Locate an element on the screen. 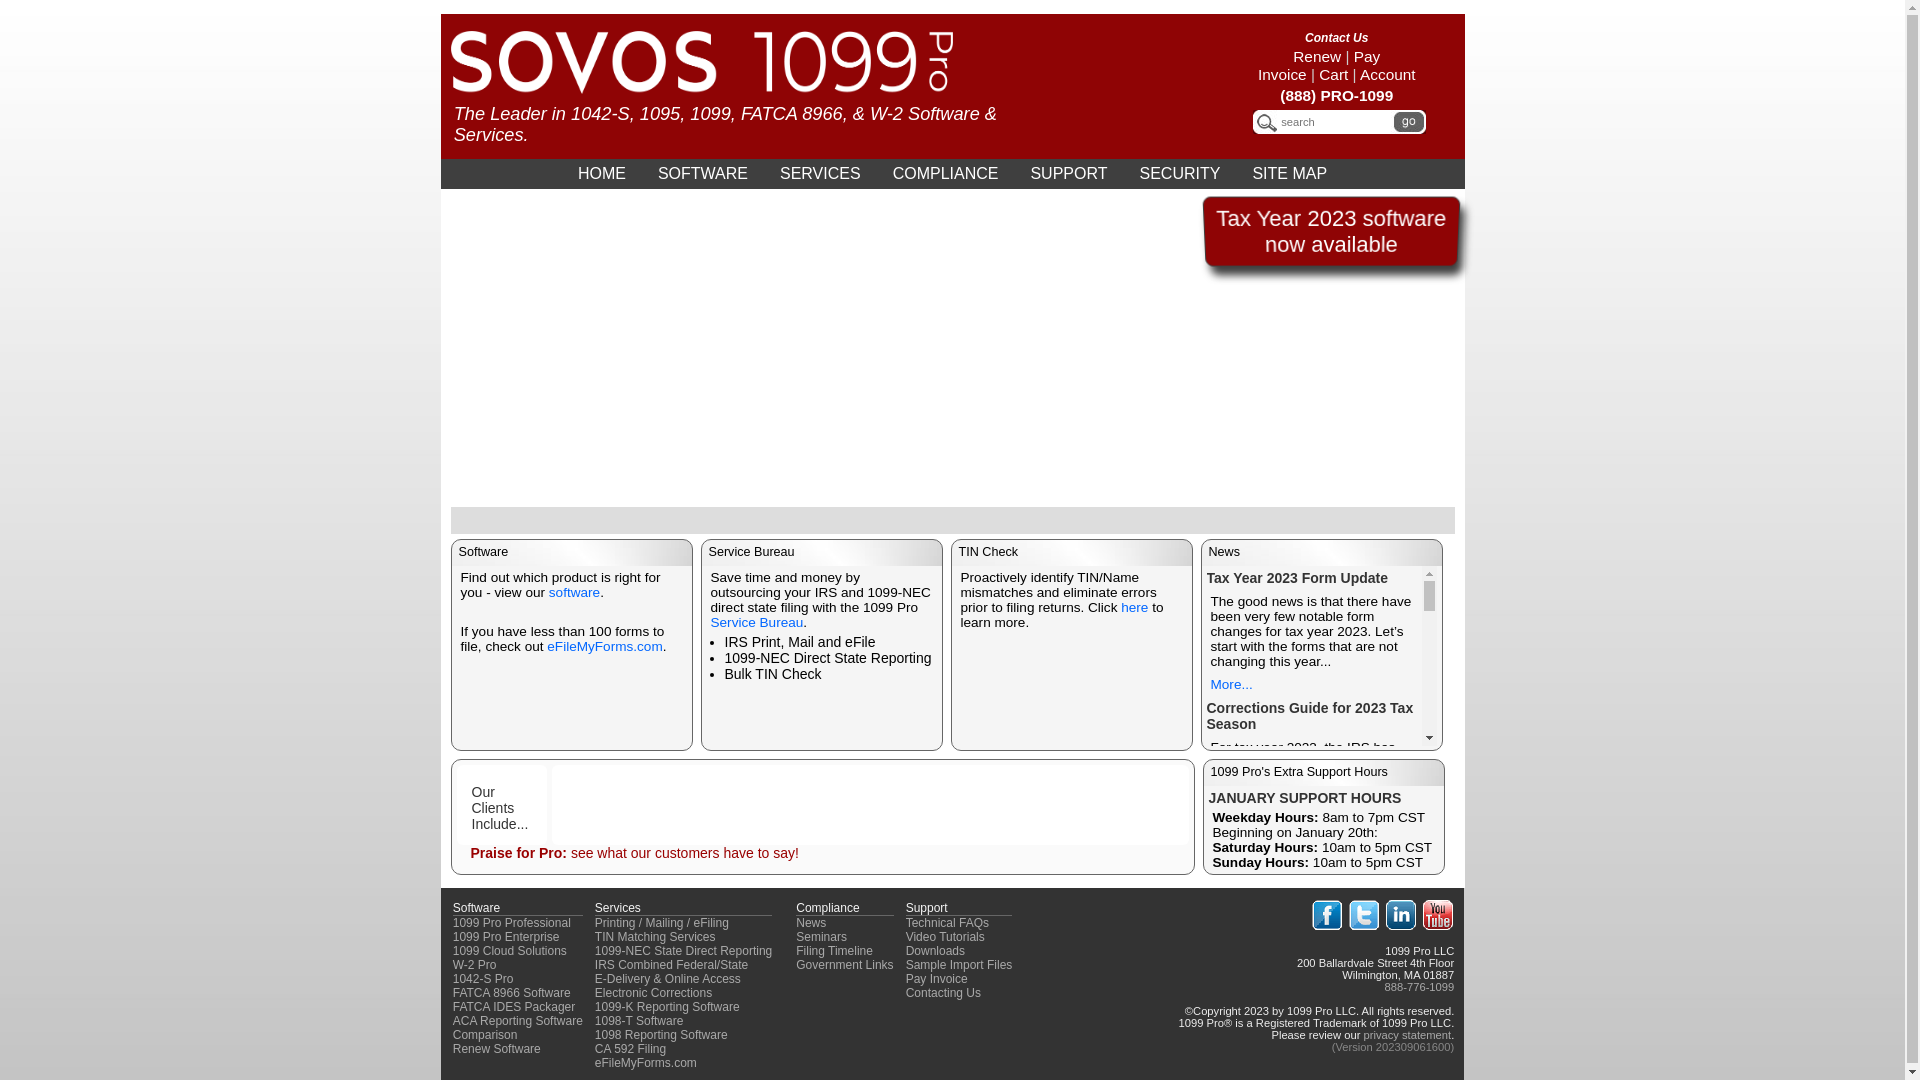 The height and width of the screenshot is (1080, 1920). 'More...' is located at coordinates (1229, 975).